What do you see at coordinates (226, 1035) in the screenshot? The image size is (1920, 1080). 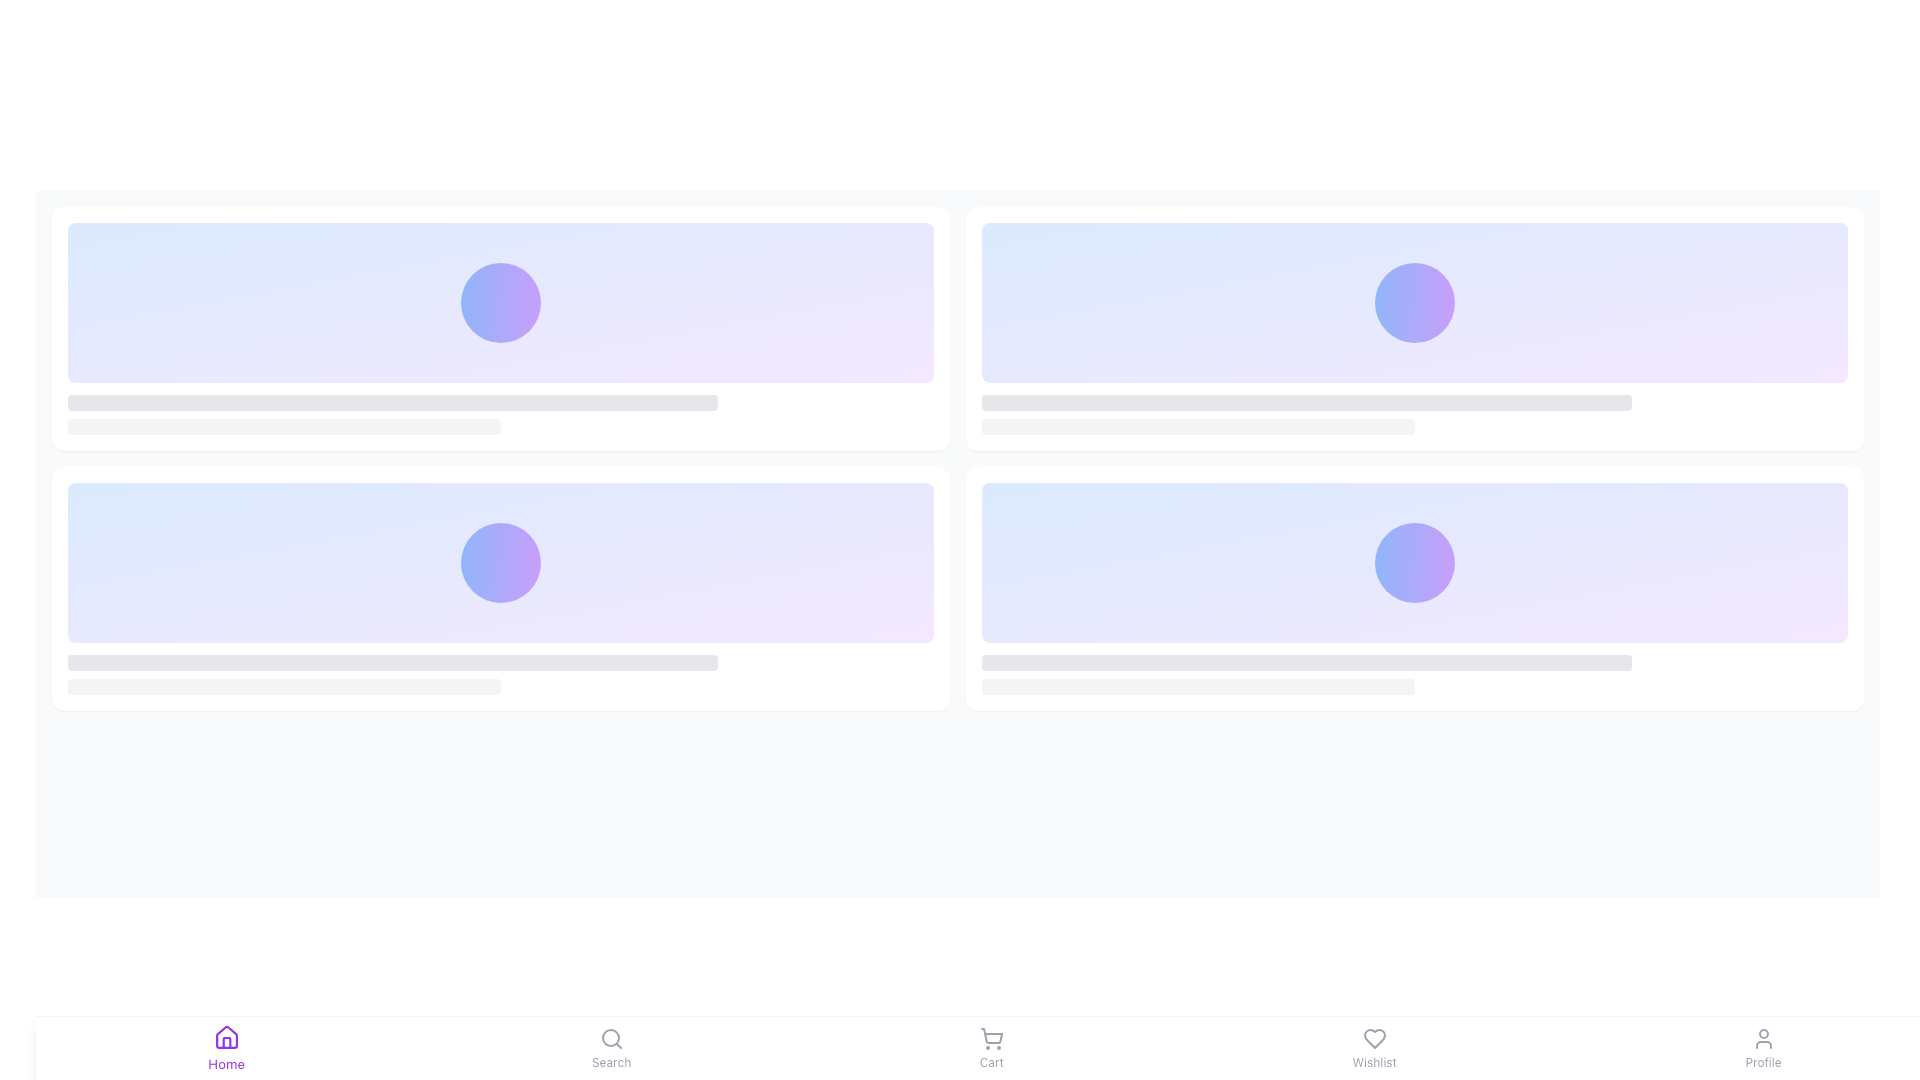 I see `the house icon` at bounding box center [226, 1035].